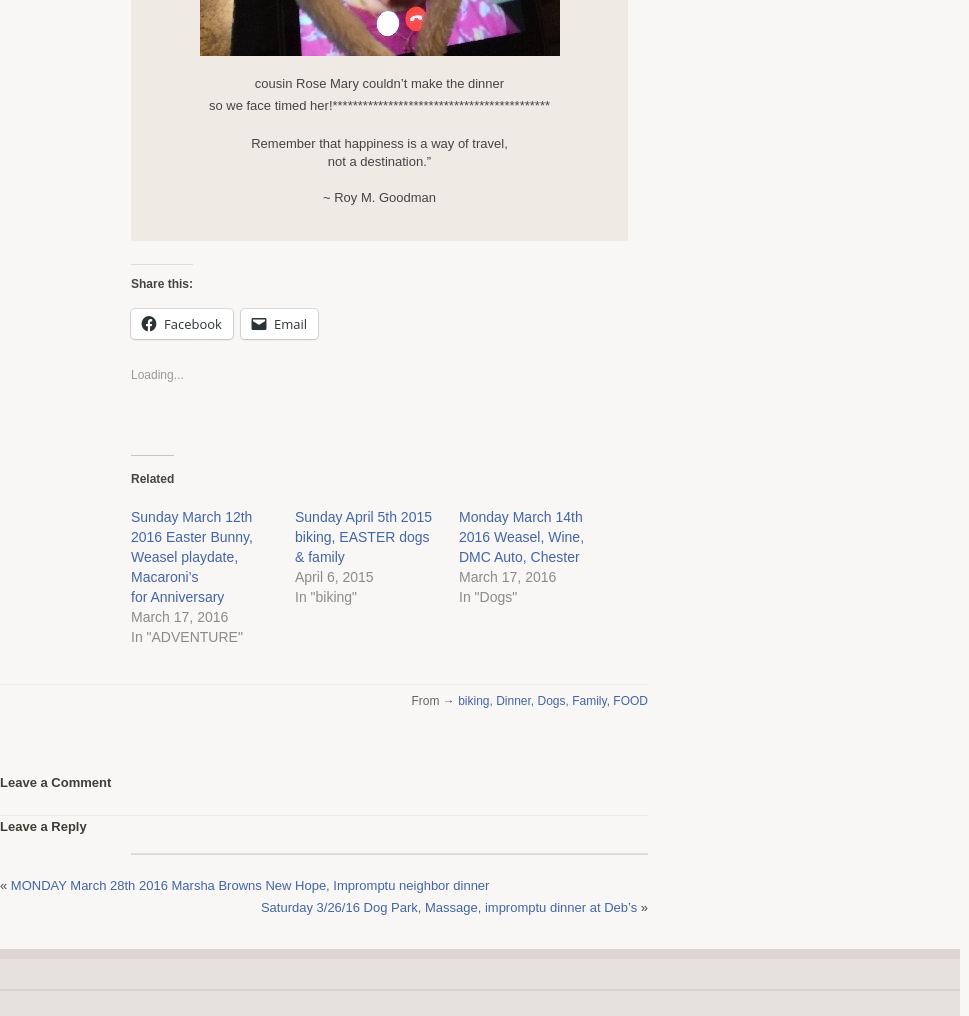  I want to click on 'From →', so click(433, 700).